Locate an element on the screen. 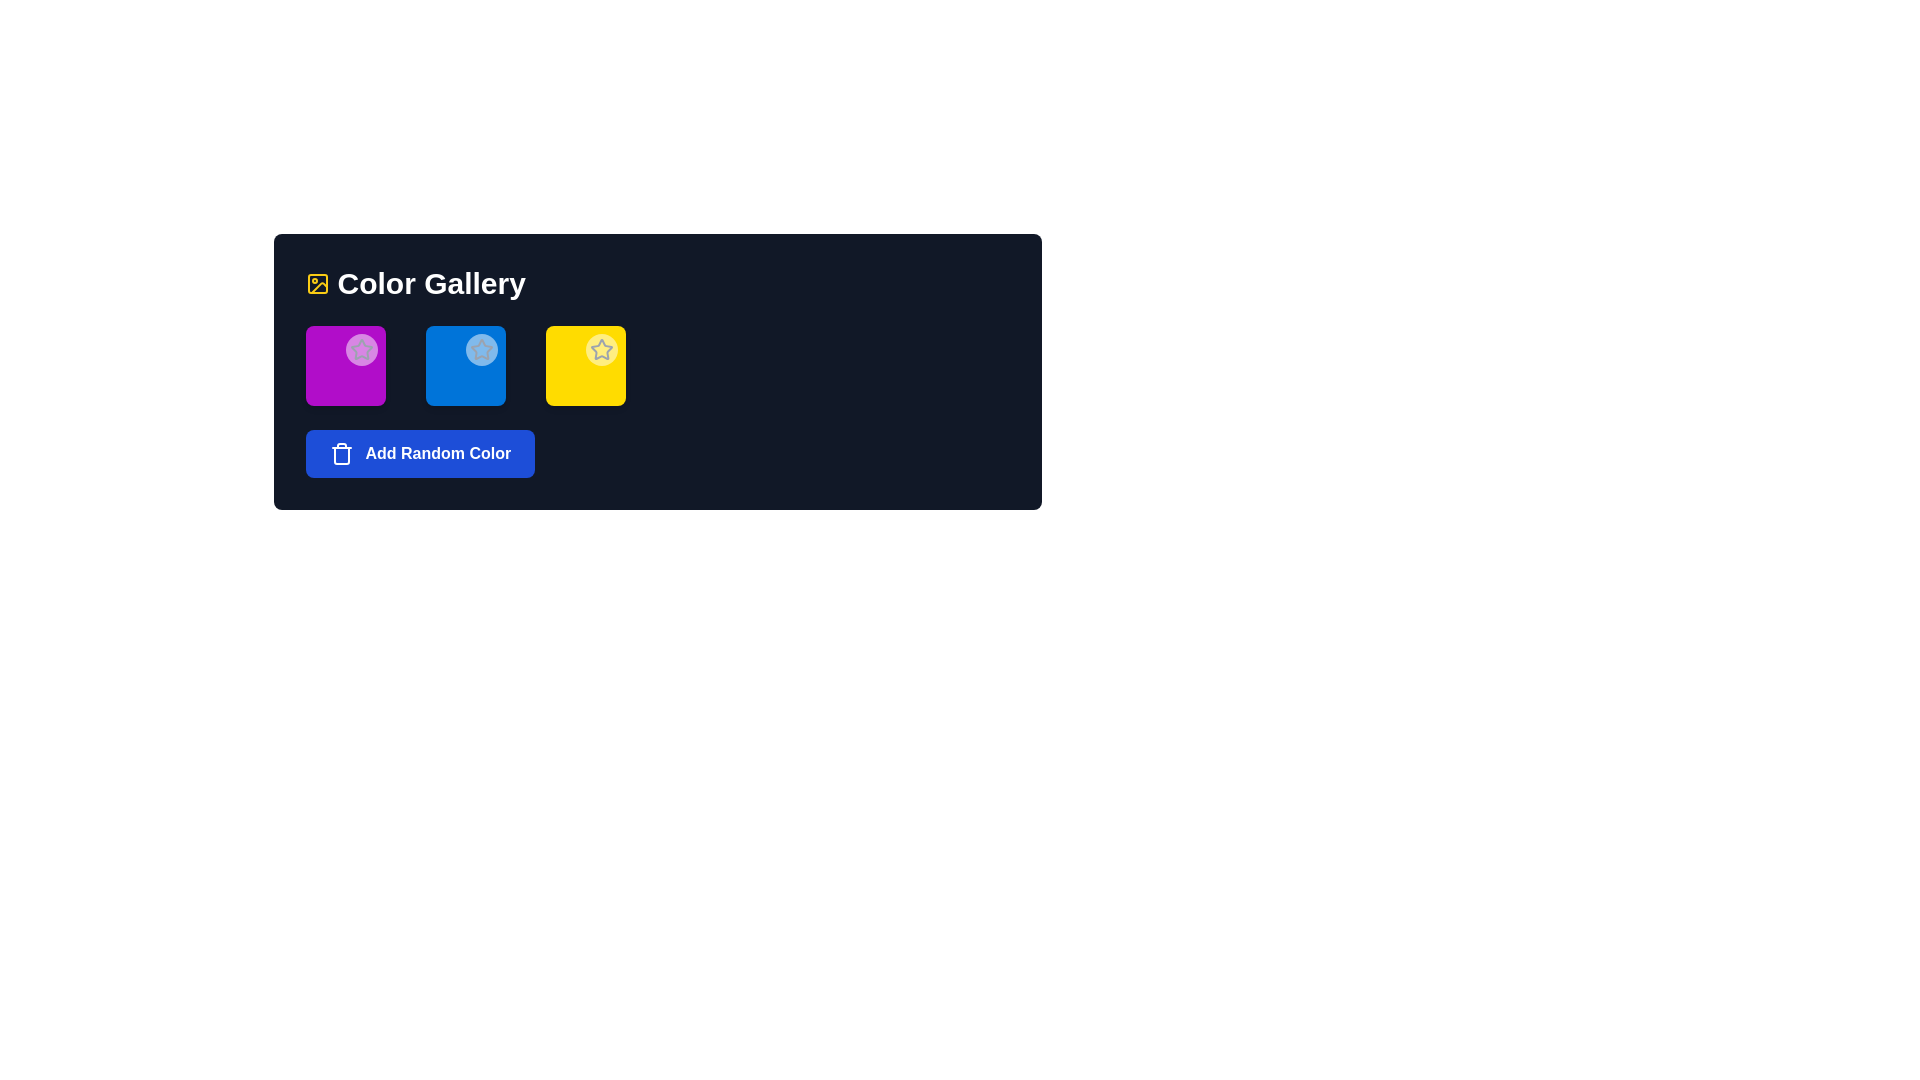 The image size is (1920, 1080). the star icon located at the top-right corner of the blue square background, which is the central square among three colored squares, indicating a favorite or rating action is located at coordinates (481, 349).